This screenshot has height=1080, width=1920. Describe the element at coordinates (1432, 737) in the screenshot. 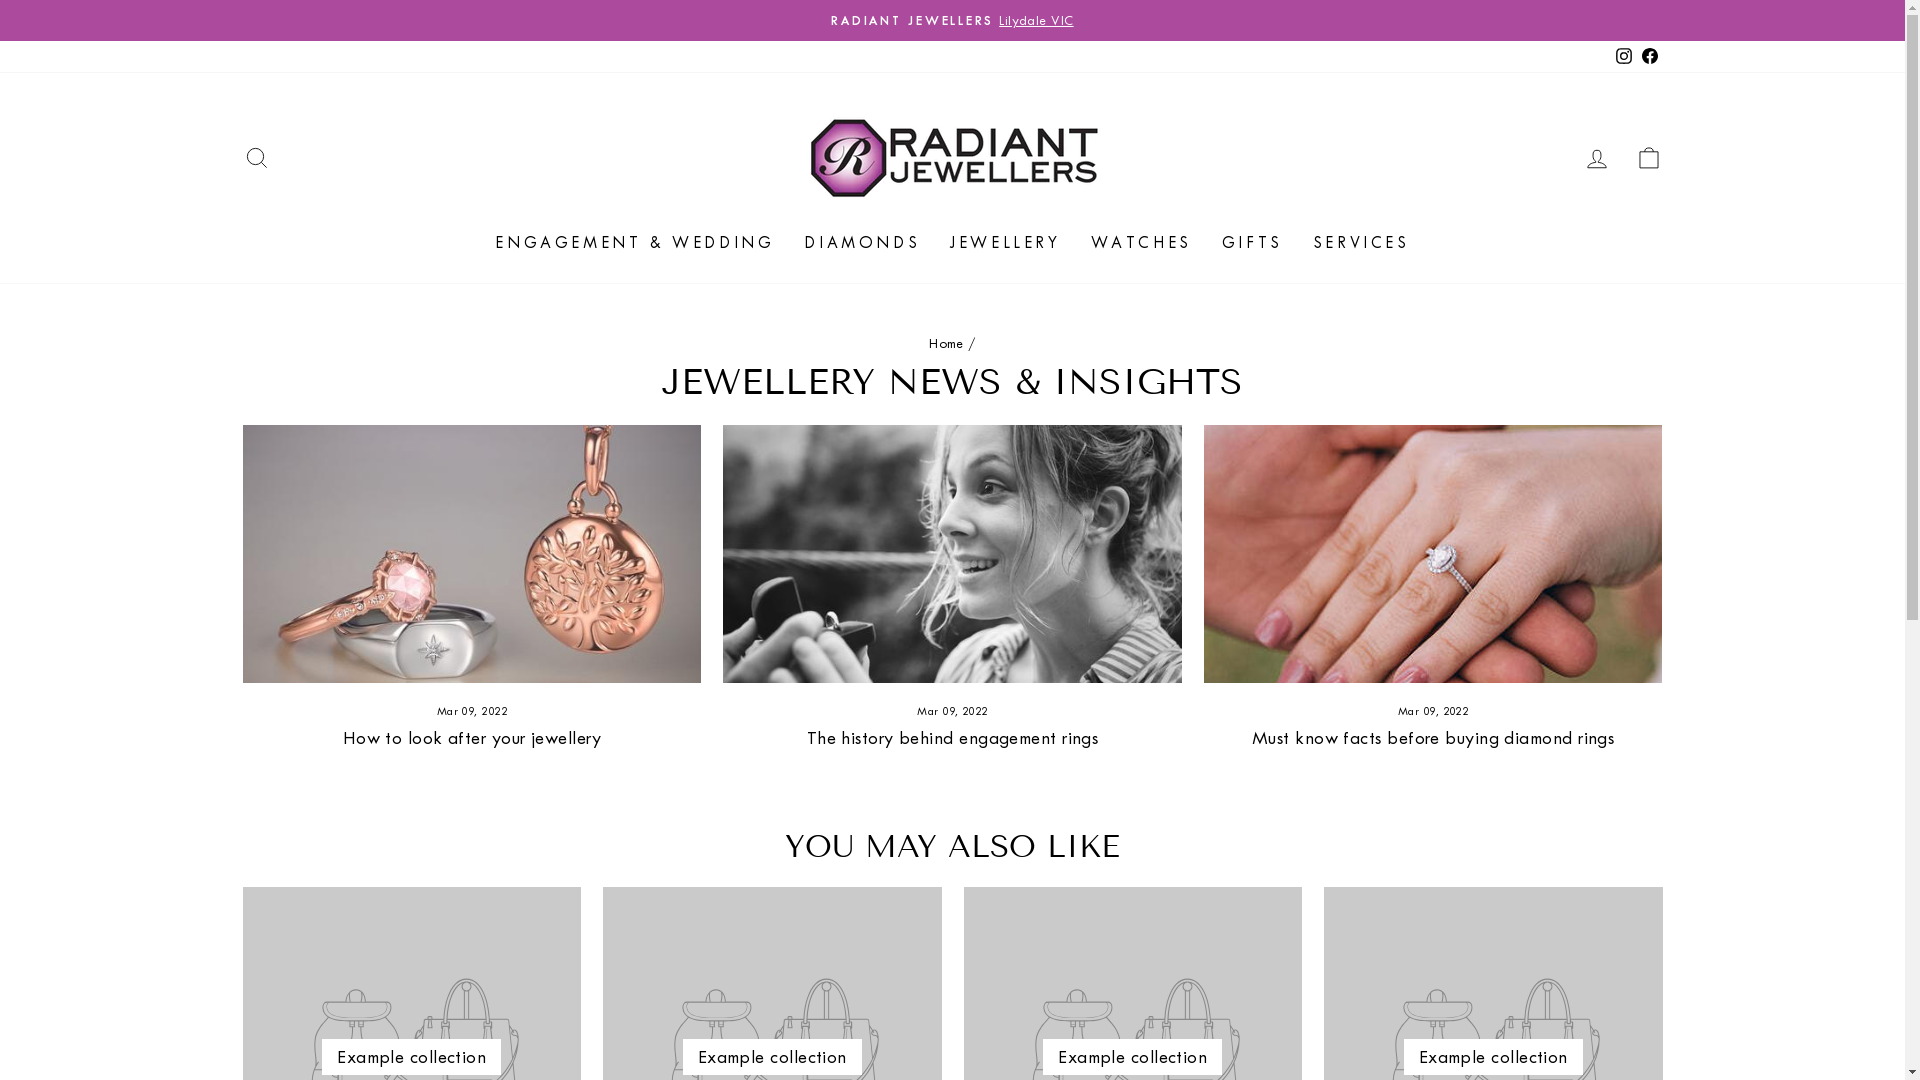

I see `'Must know facts before buying diamond rings'` at that location.